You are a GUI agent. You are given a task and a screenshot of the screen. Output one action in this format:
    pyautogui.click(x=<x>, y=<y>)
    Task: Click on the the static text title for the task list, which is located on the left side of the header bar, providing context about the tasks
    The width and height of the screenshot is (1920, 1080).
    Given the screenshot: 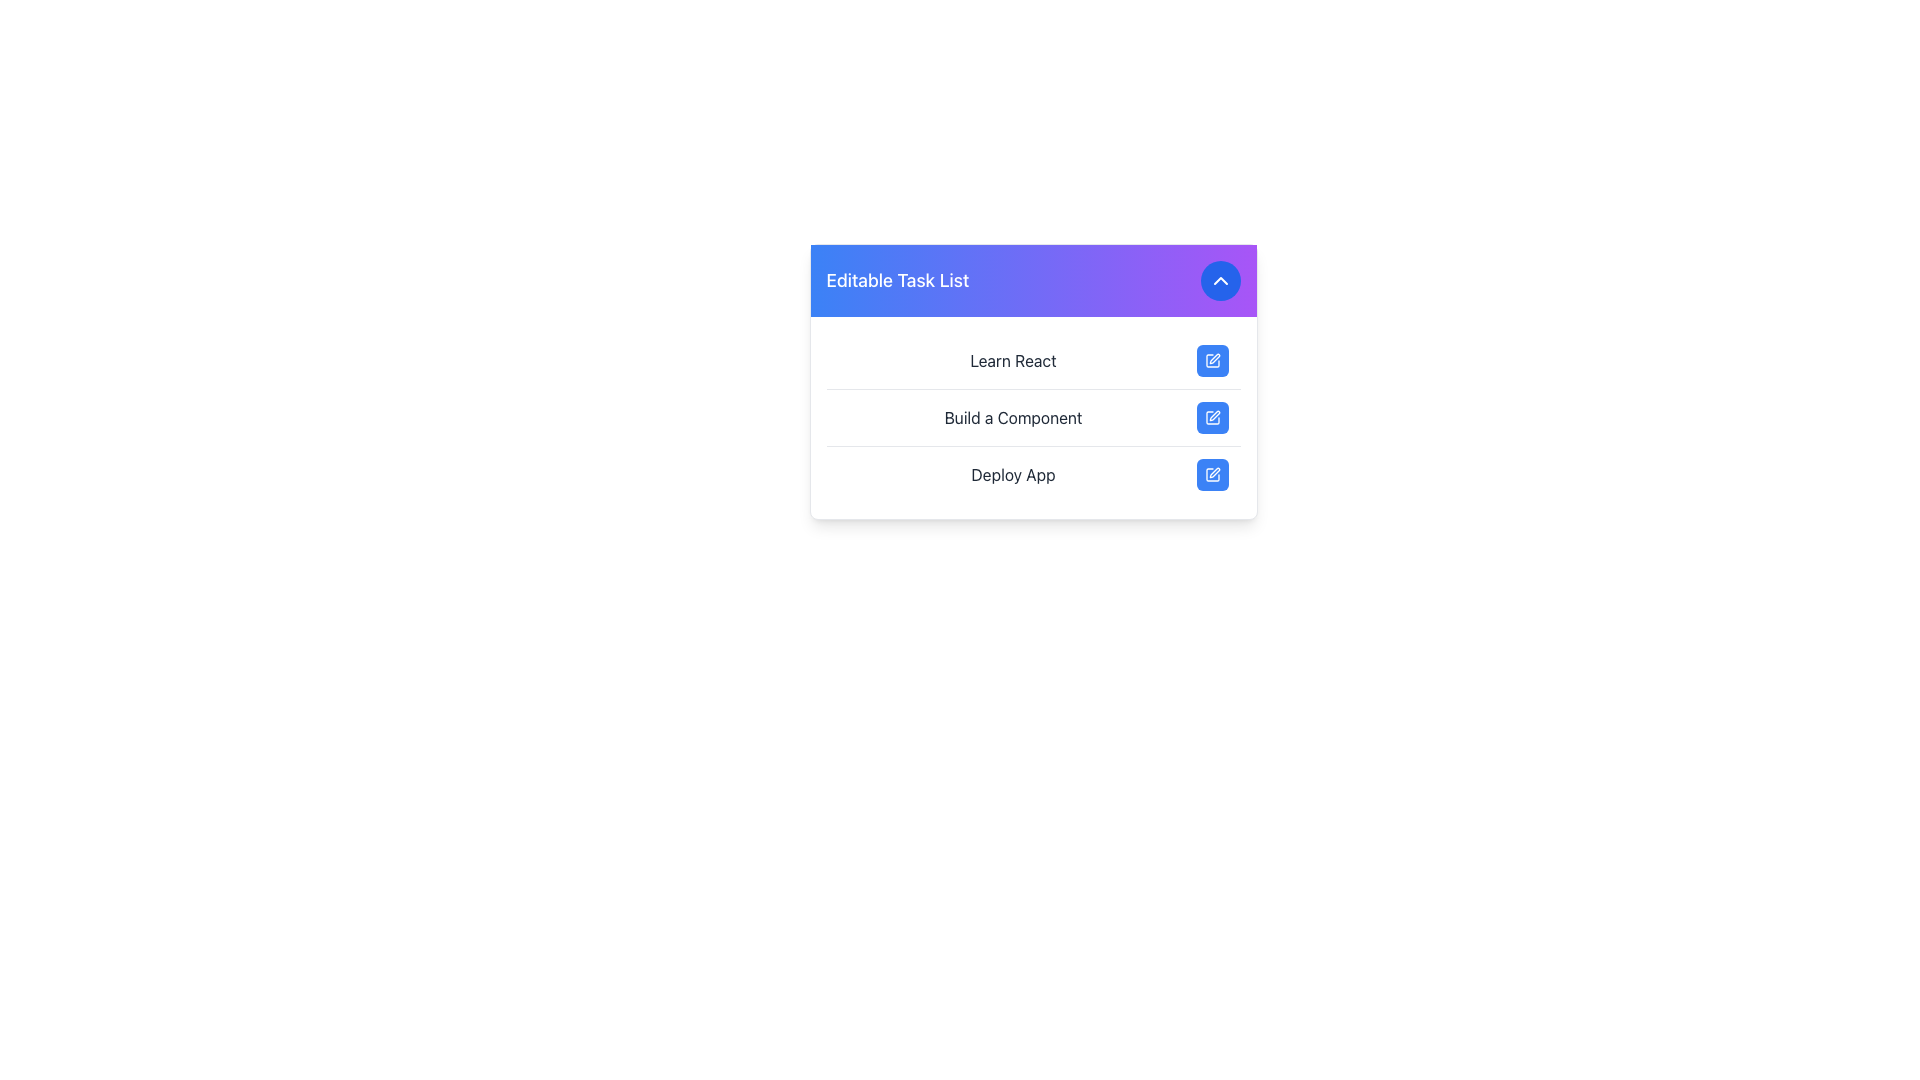 What is the action you would take?
    pyautogui.click(x=896, y=281)
    